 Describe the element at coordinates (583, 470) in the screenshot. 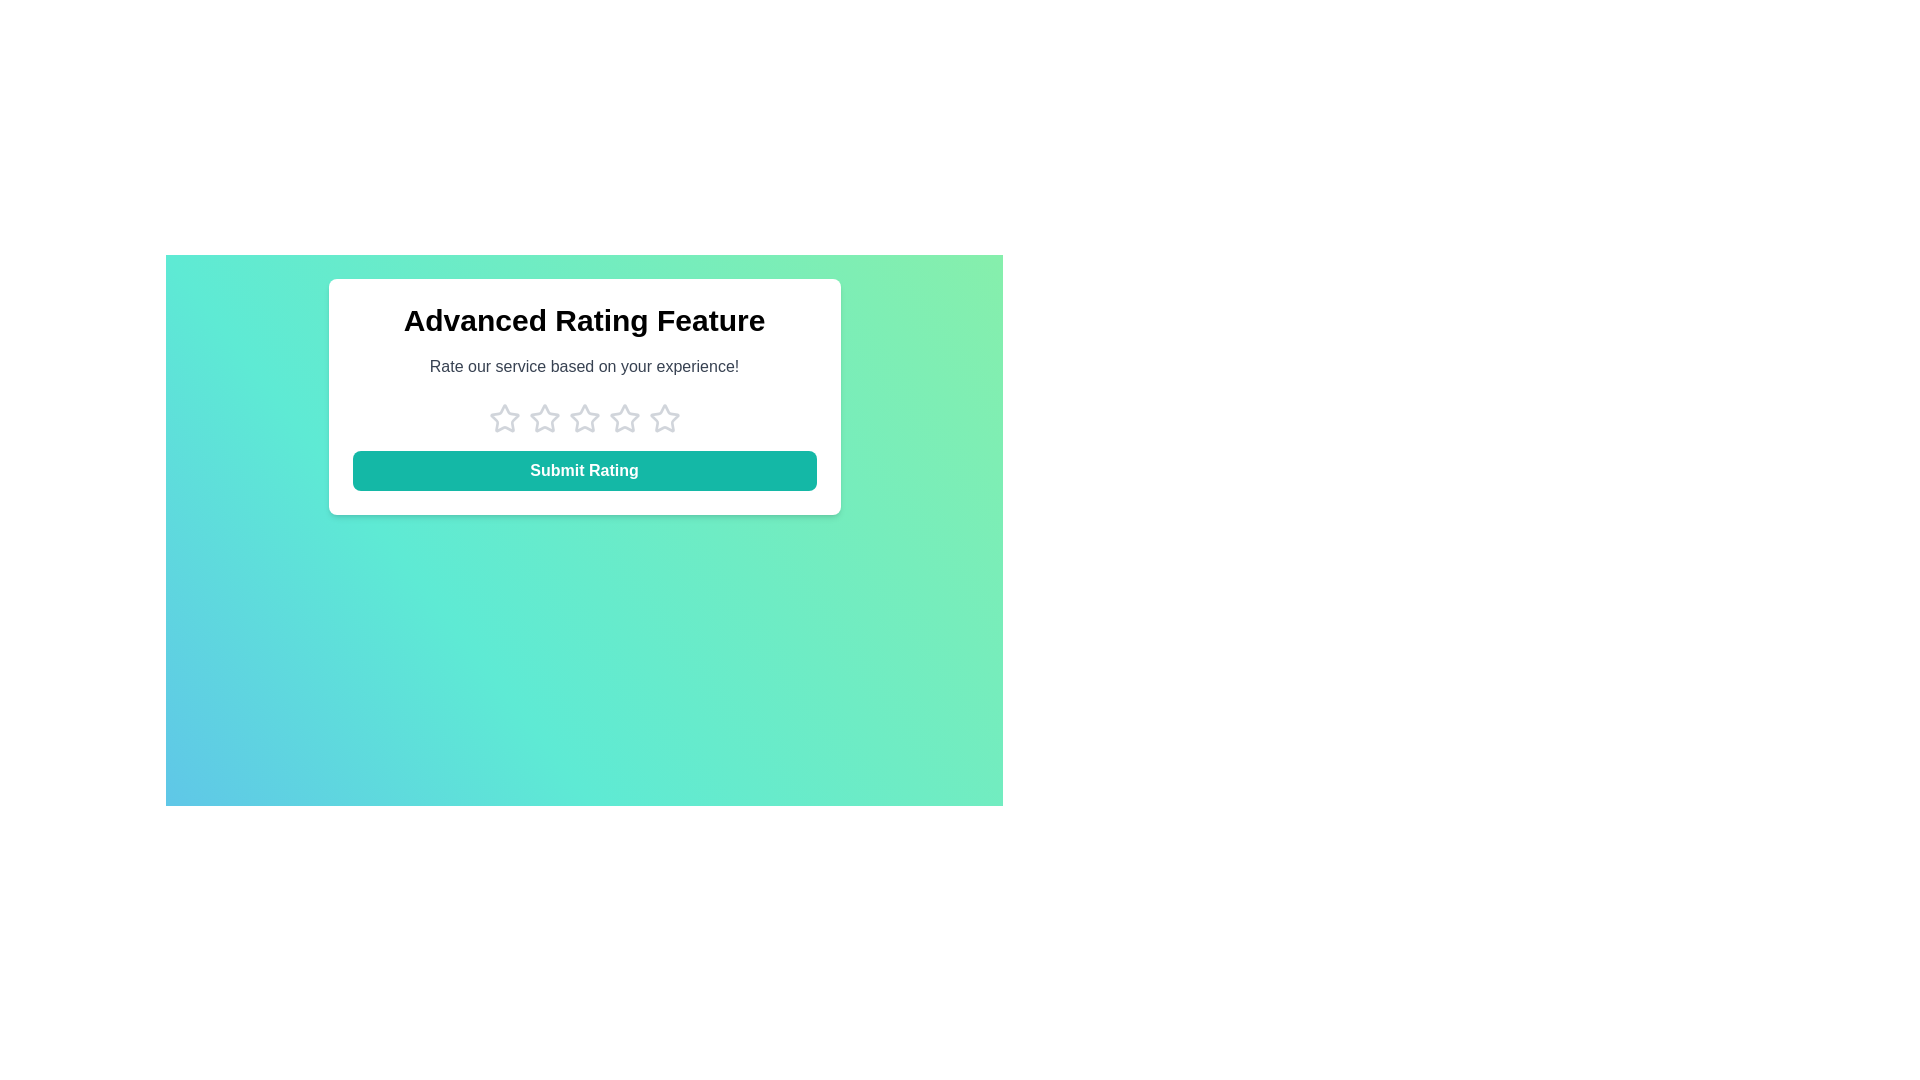

I see `the 'Submit Rating' button to submit the selected rating` at that location.